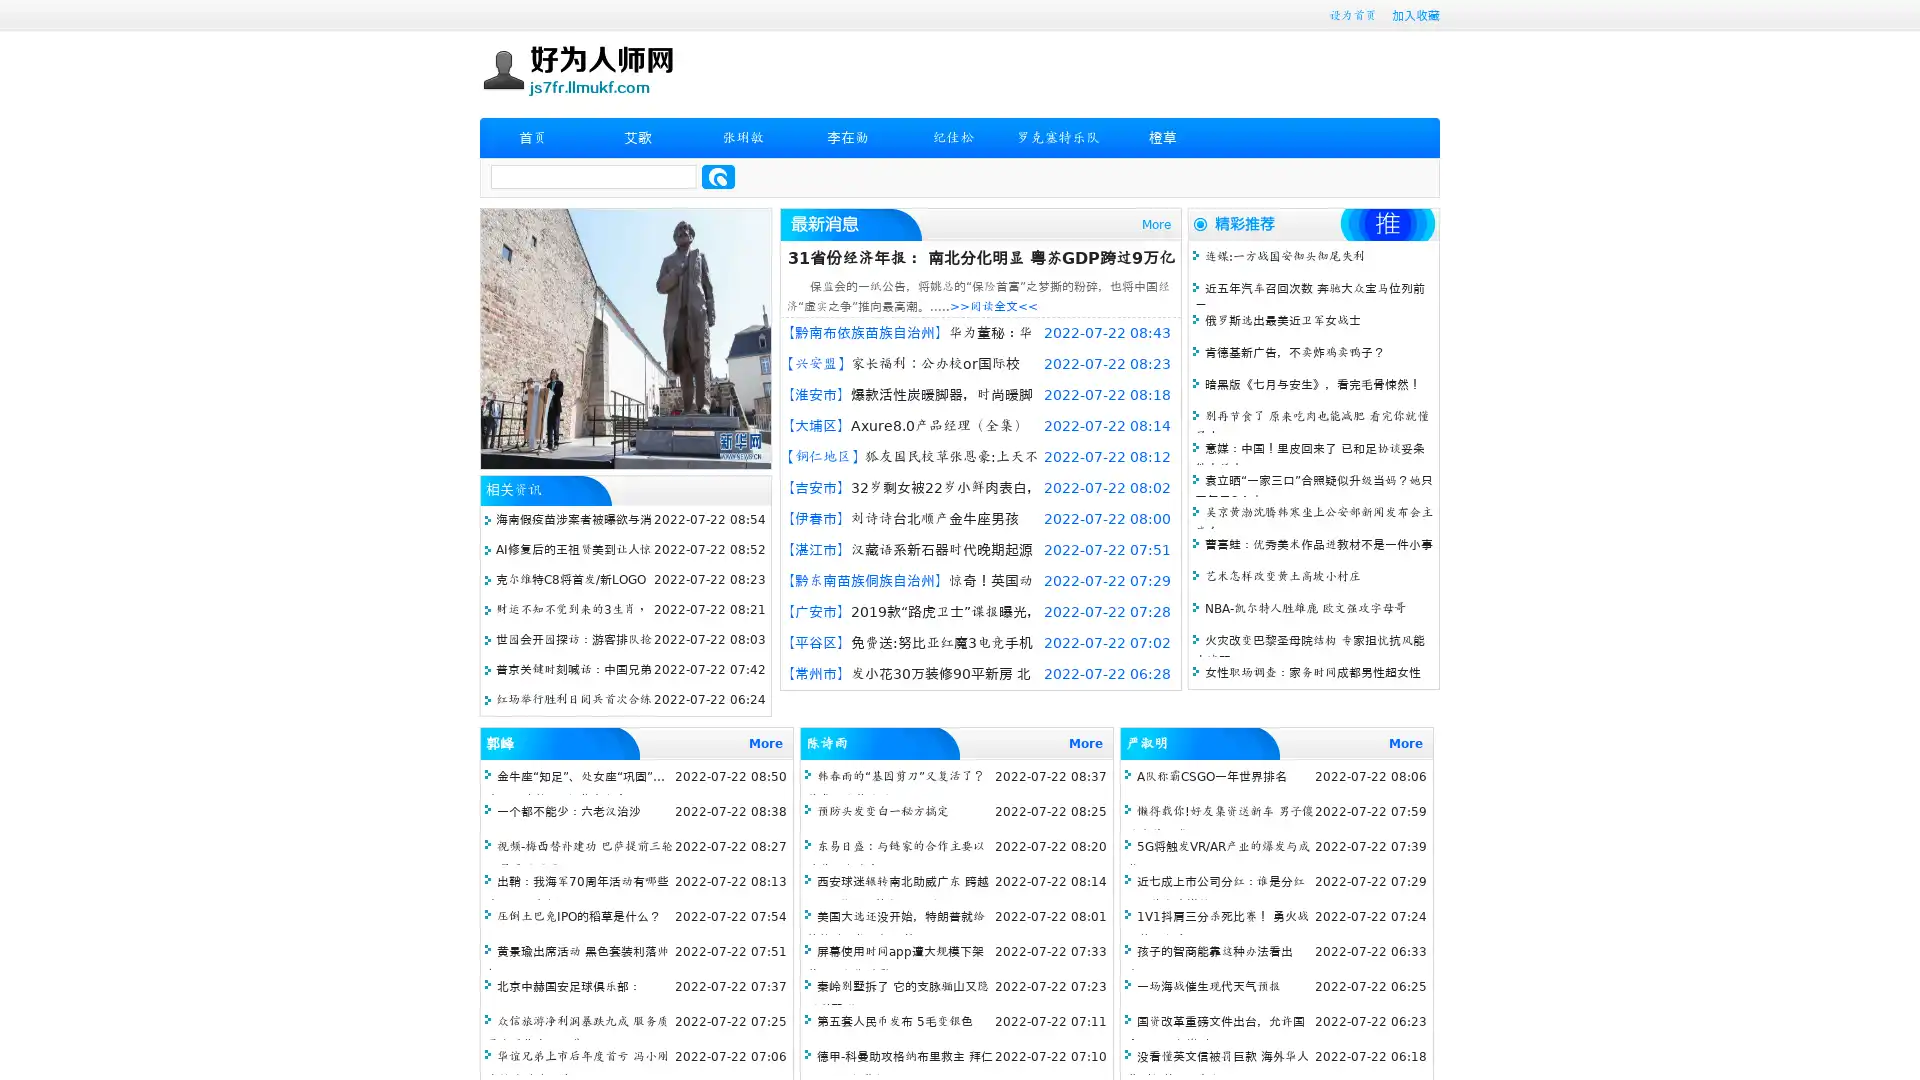 Image resolution: width=1920 pixels, height=1080 pixels. I want to click on Search, so click(718, 176).